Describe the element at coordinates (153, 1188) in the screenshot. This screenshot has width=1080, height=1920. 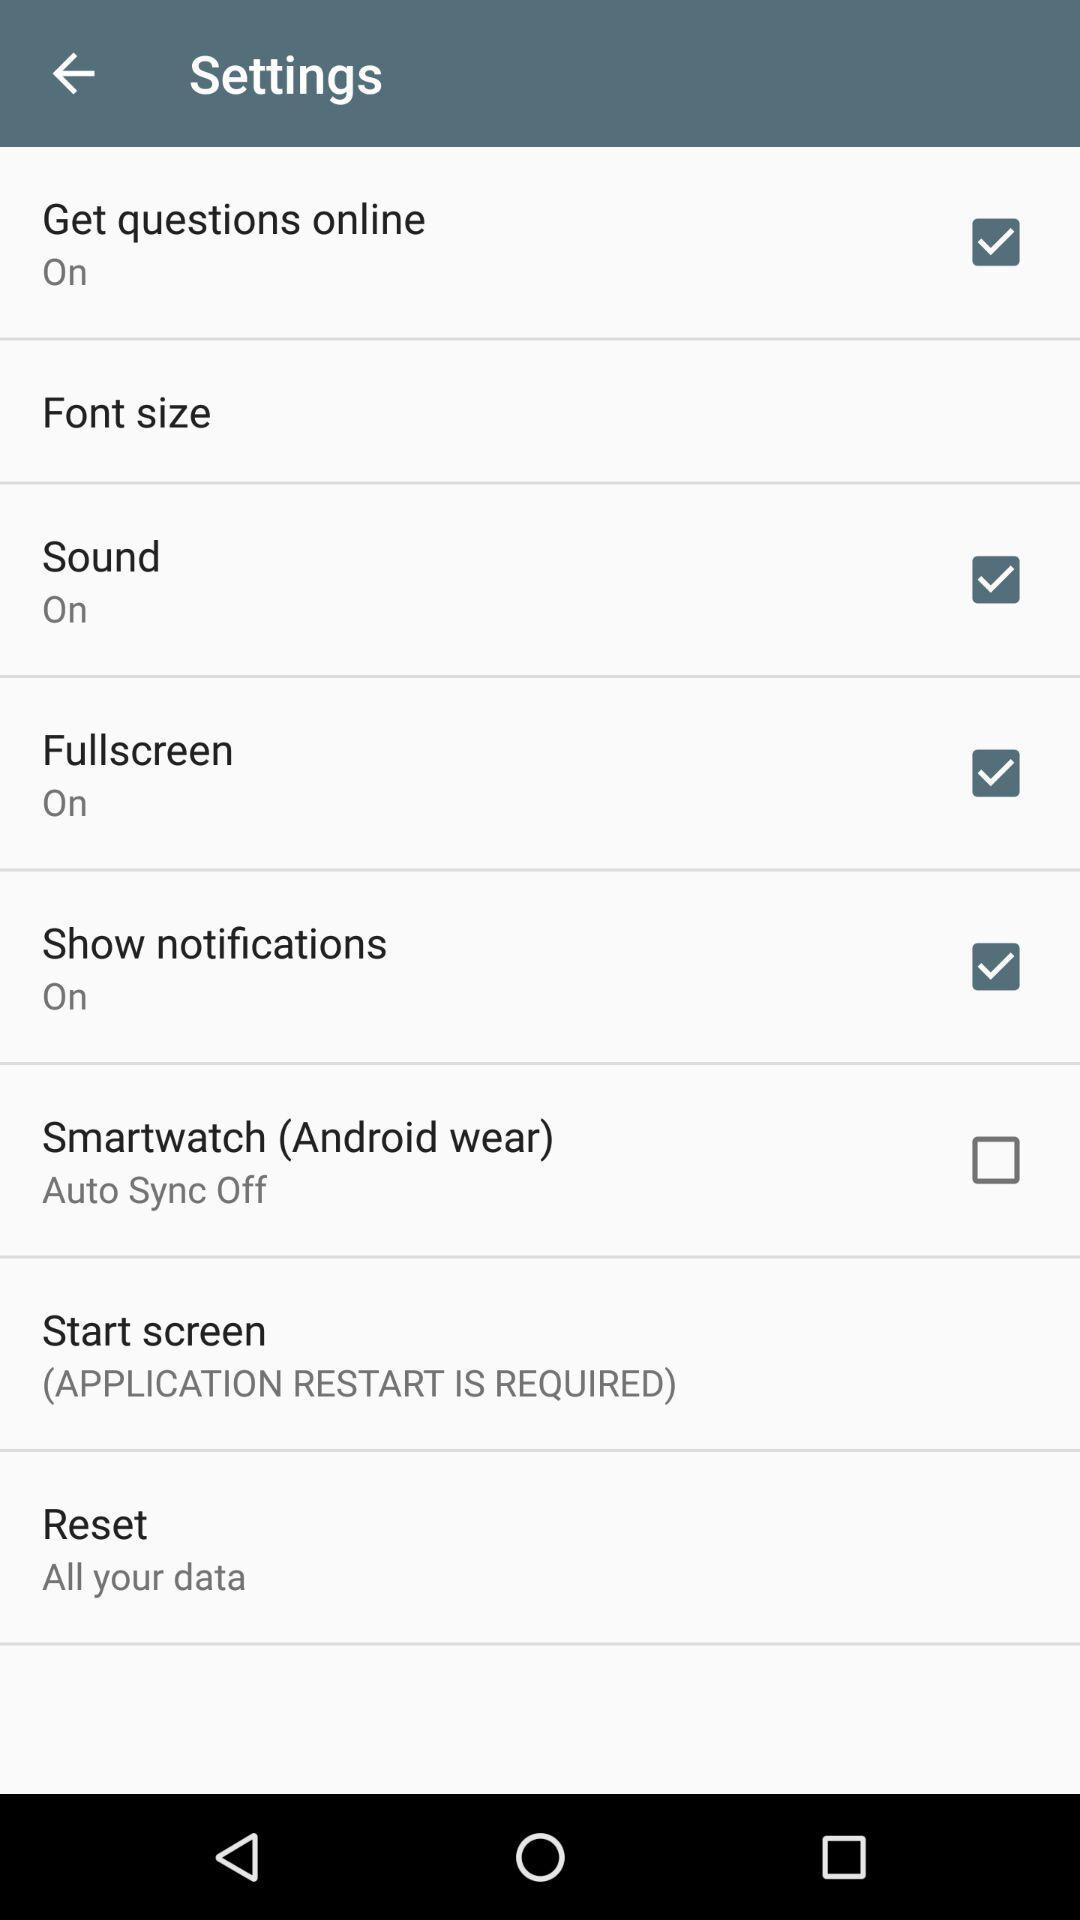
I see `auto sync off icon` at that location.